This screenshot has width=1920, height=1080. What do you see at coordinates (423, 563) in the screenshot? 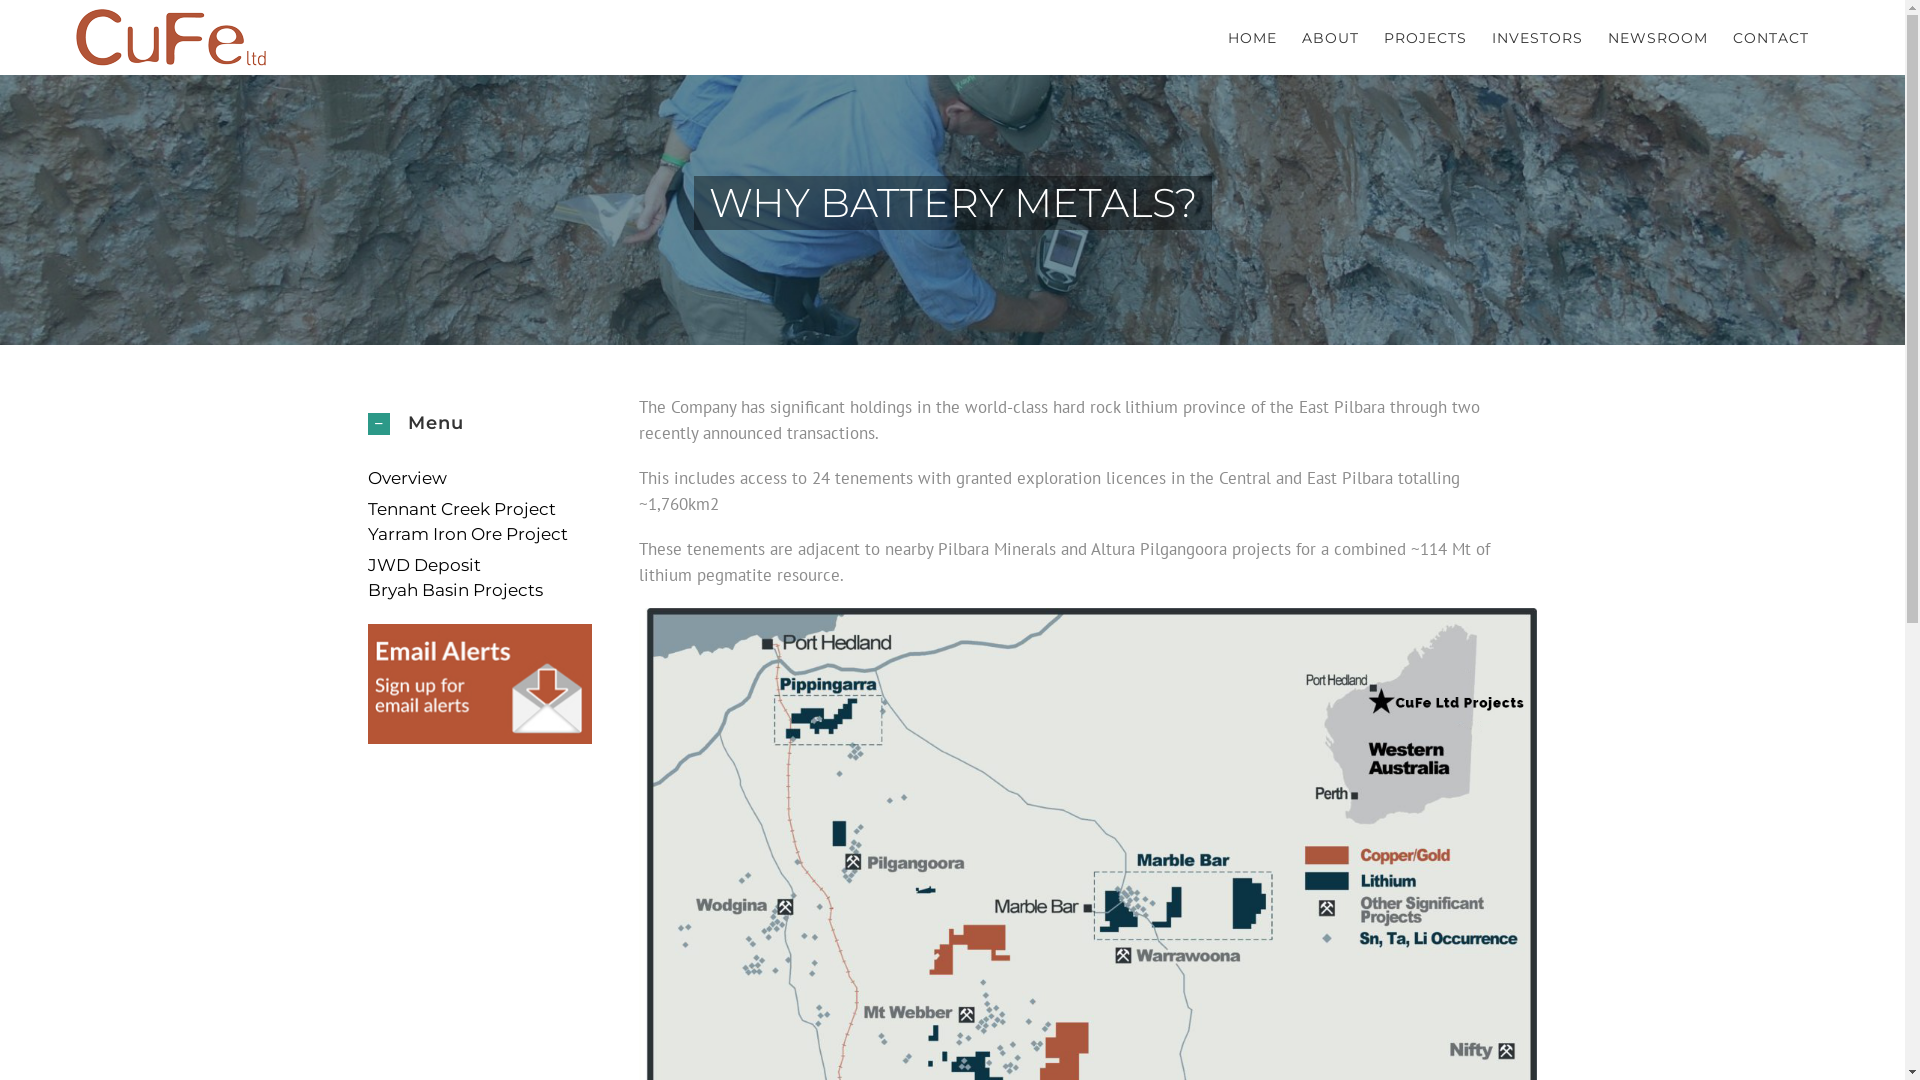
I see `'JWD Deposit'` at bounding box center [423, 563].